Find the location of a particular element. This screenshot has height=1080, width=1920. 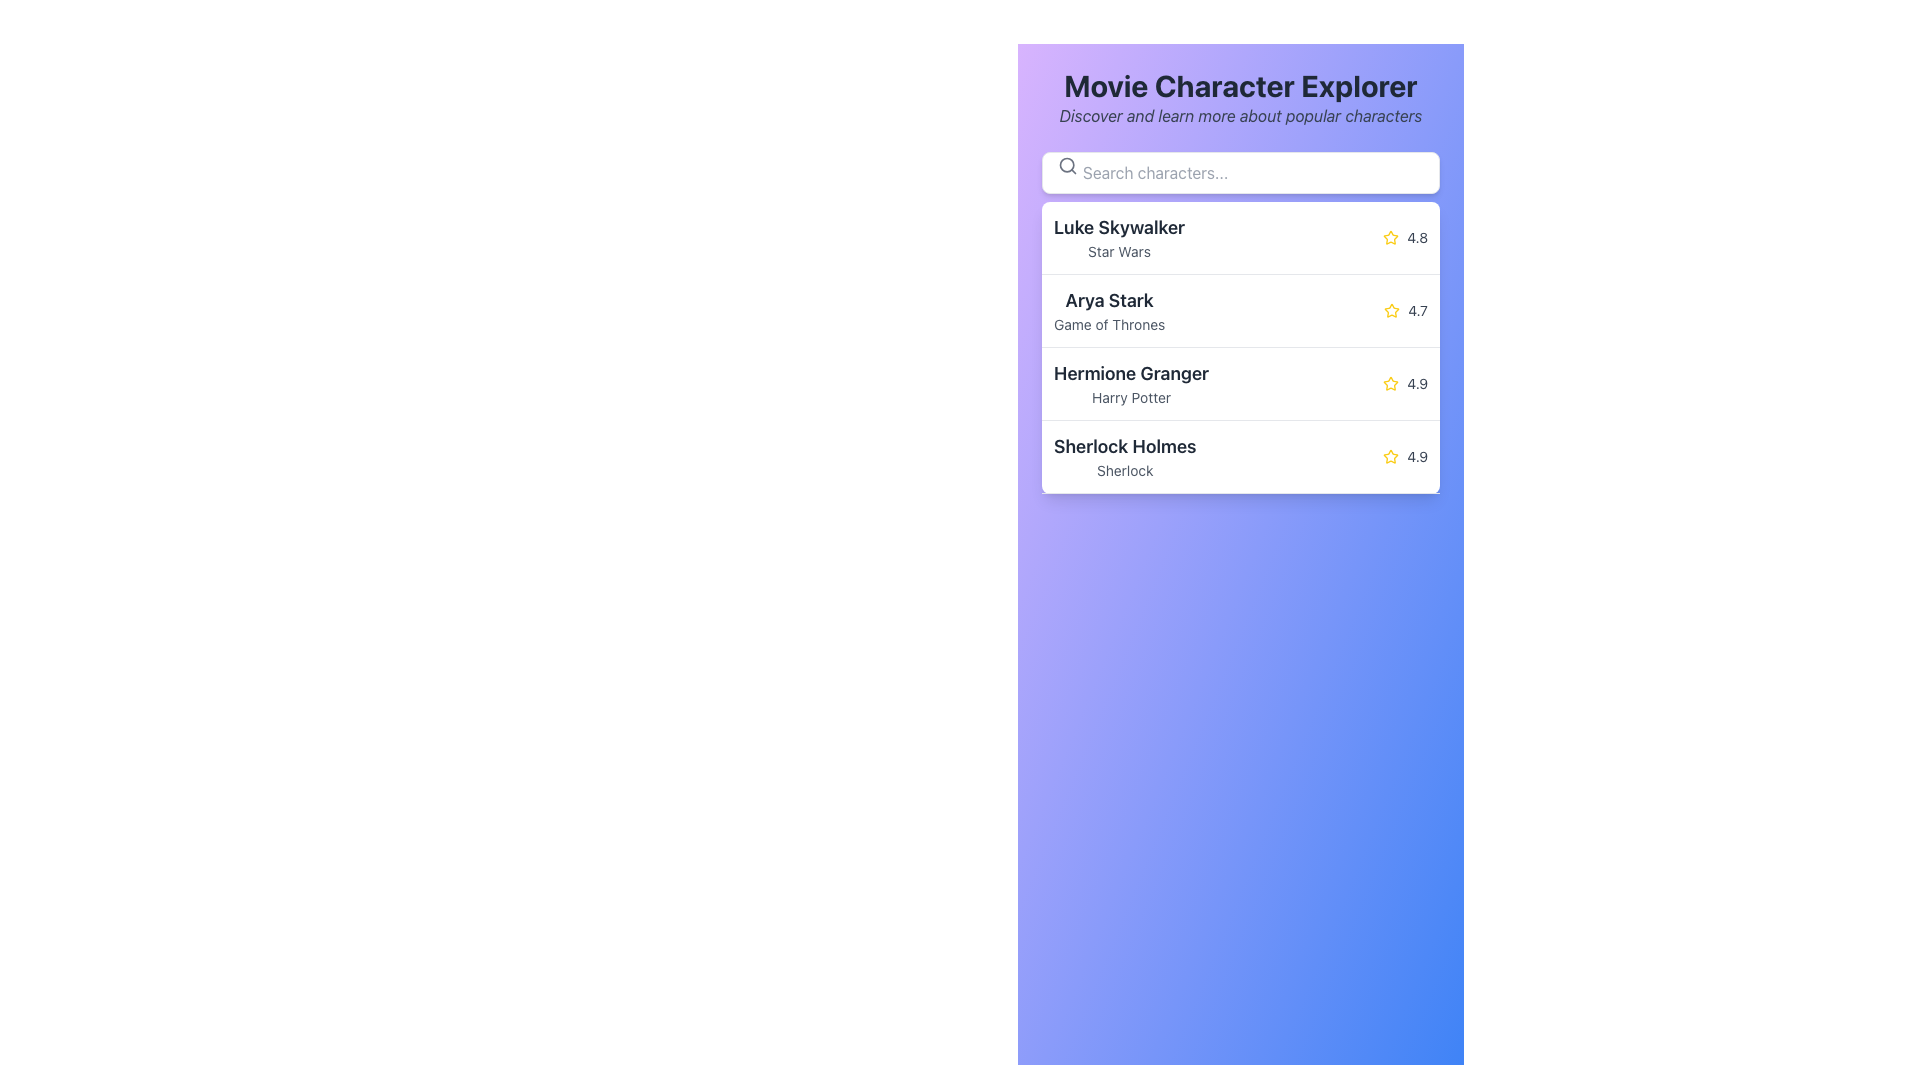

the decorative icon representing the score for 'Arya Stark' located next to the score of 4.7 is located at coordinates (1391, 310).